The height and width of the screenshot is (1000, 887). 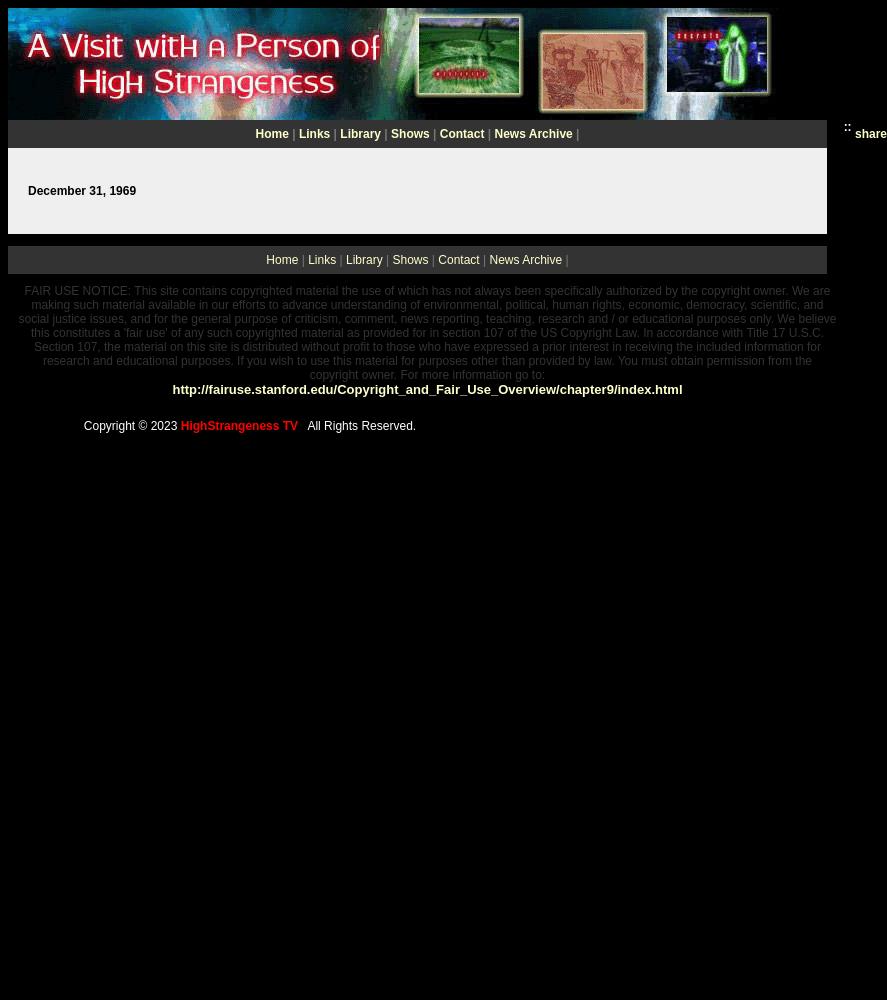 What do you see at coordinates (80, 189) in the screenshot?
I see `'December 31, 1969'` at bounding box center [80, 189].